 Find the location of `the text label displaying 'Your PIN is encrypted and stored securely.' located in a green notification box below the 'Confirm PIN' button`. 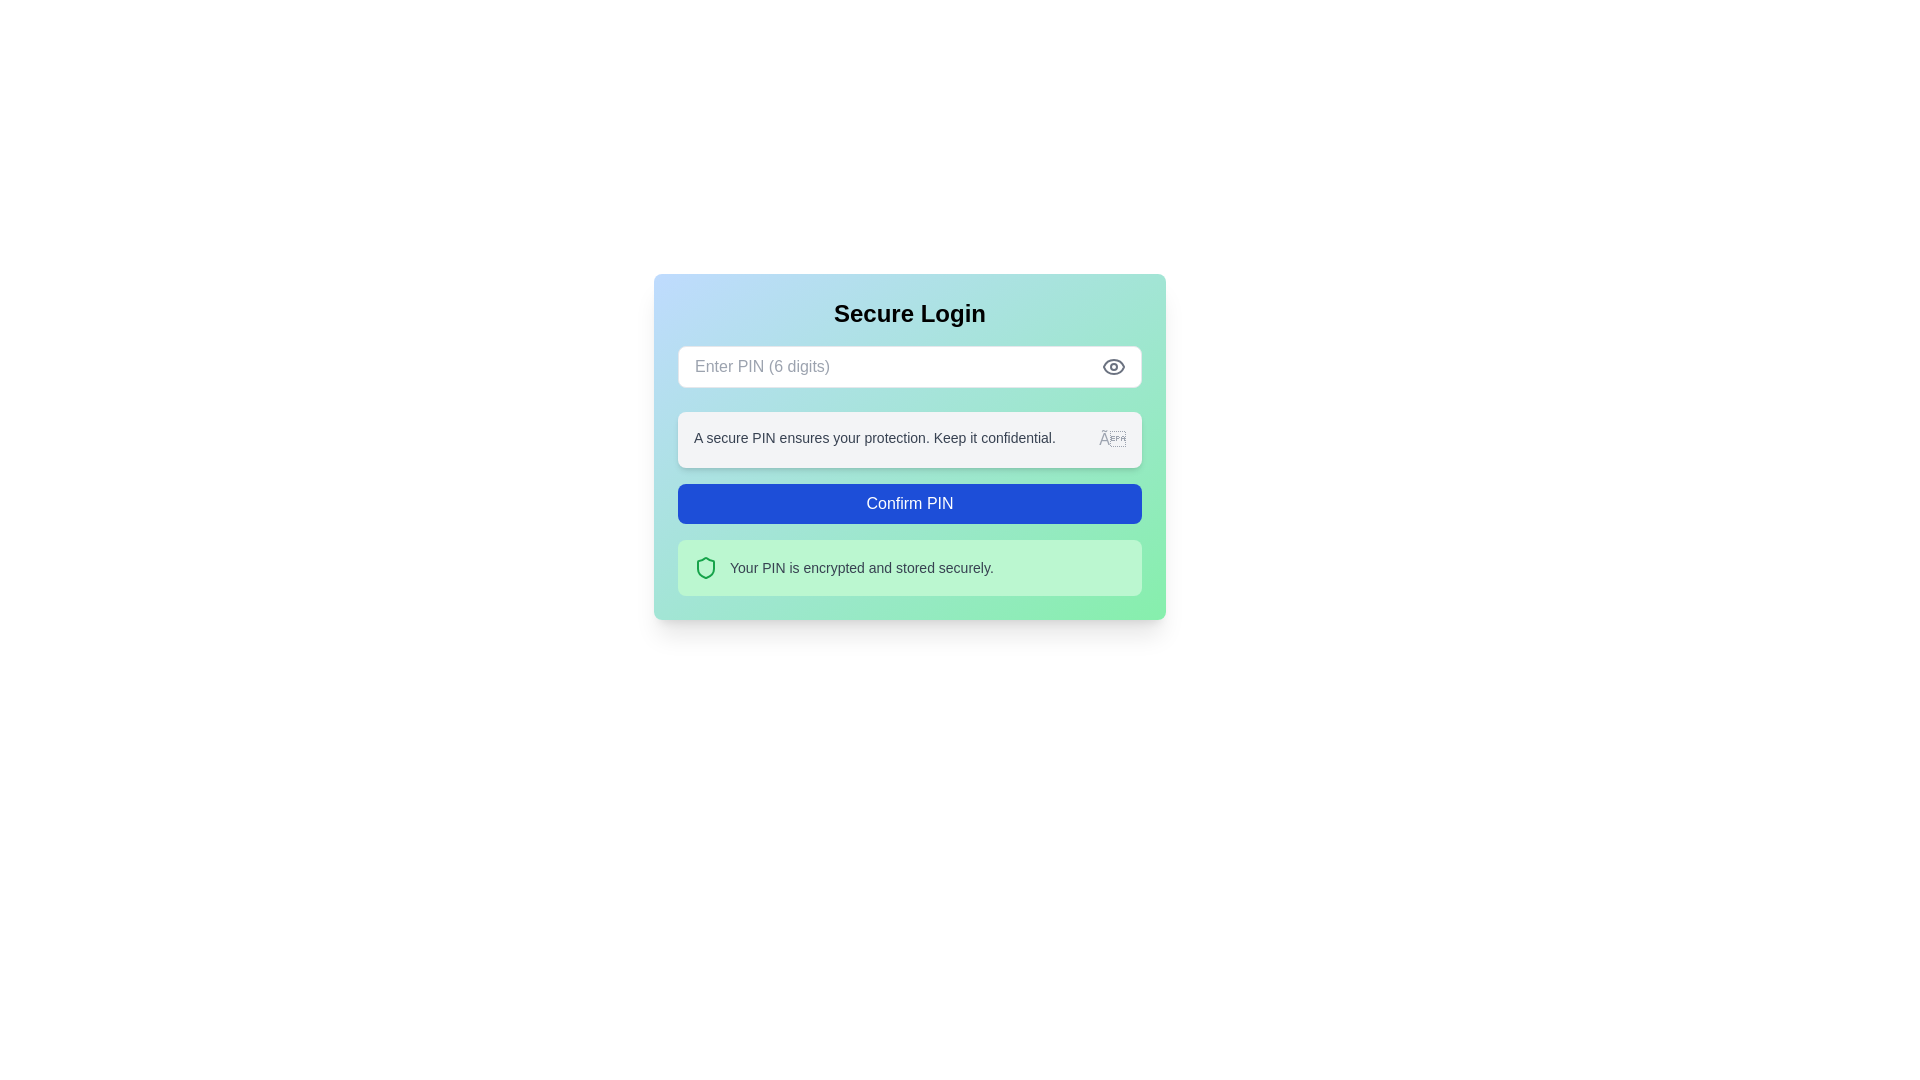

the text label displaying 'Your PIN is encrypted and stored securely.' located in a green notification box below the 'Confirm PIN' button is located at coordinates (861, 567).